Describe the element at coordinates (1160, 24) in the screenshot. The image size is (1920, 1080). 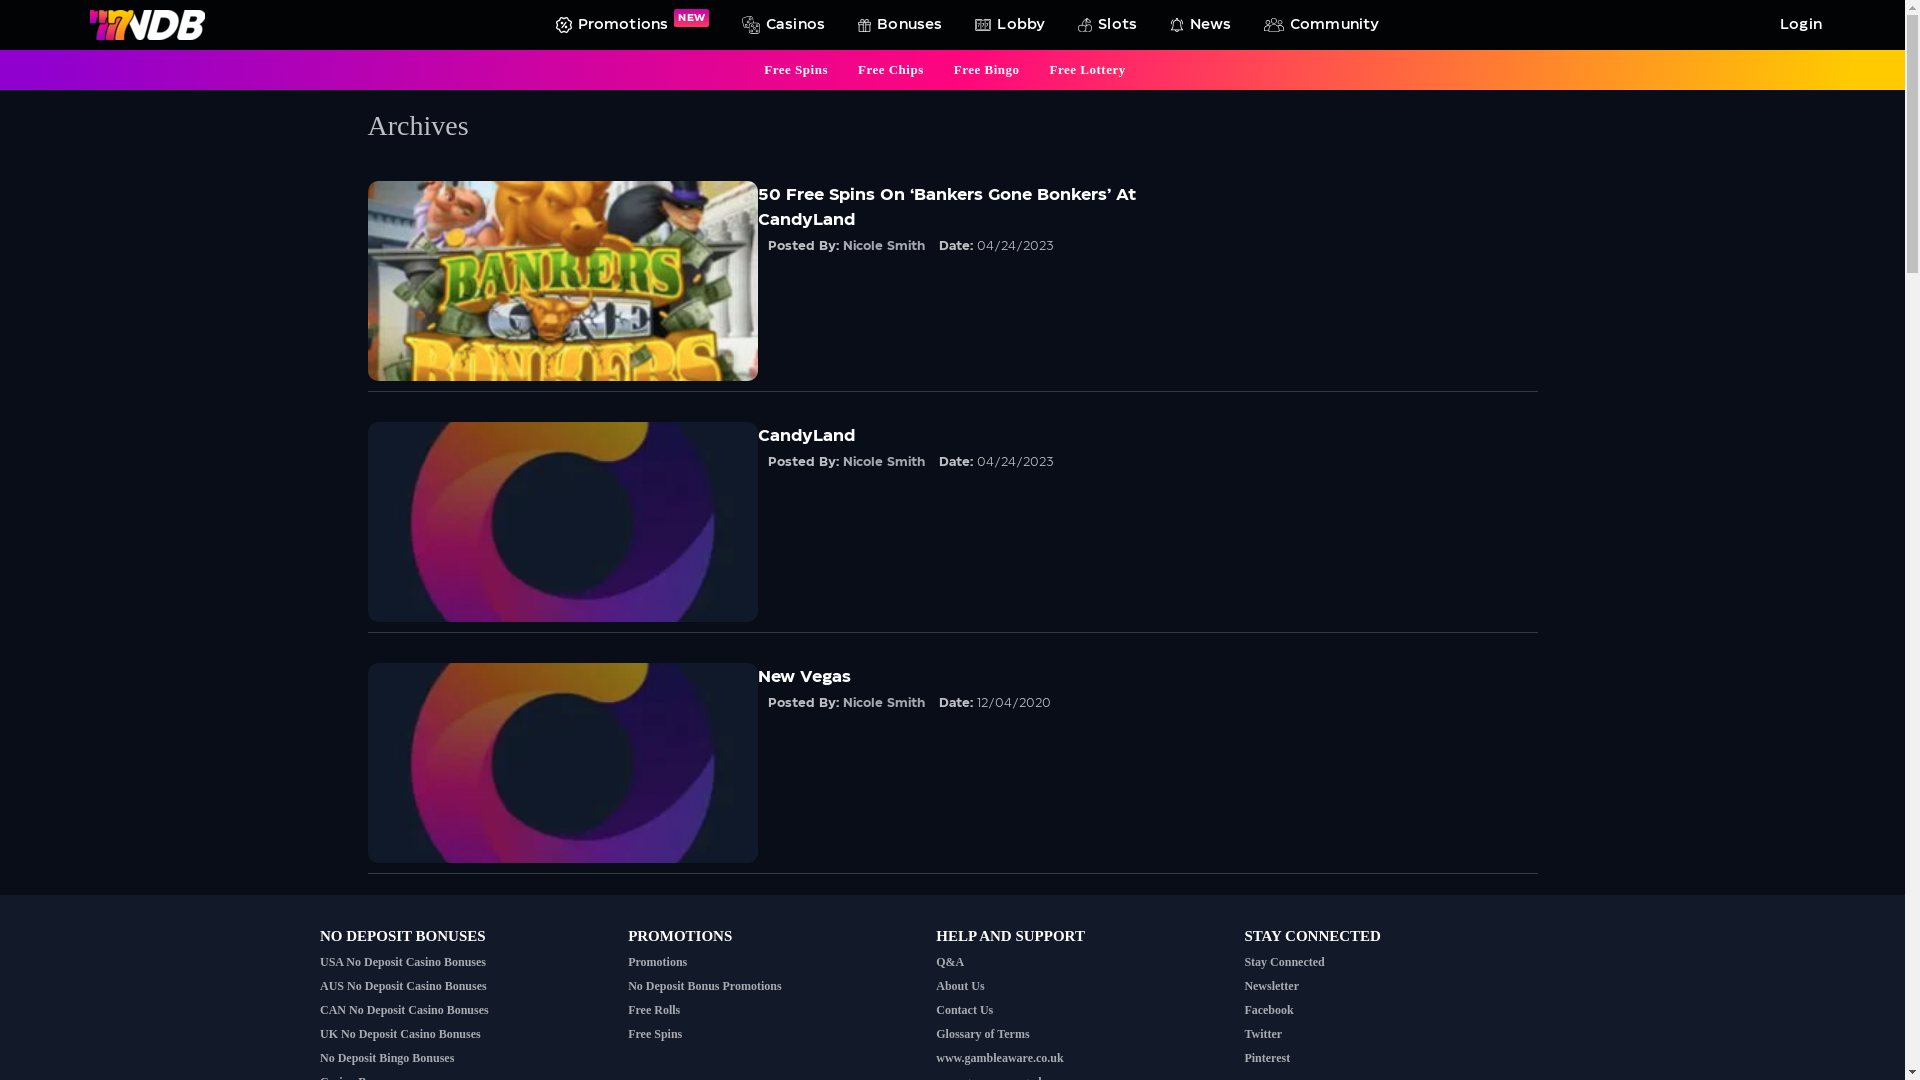
I see `'News'` at that location.